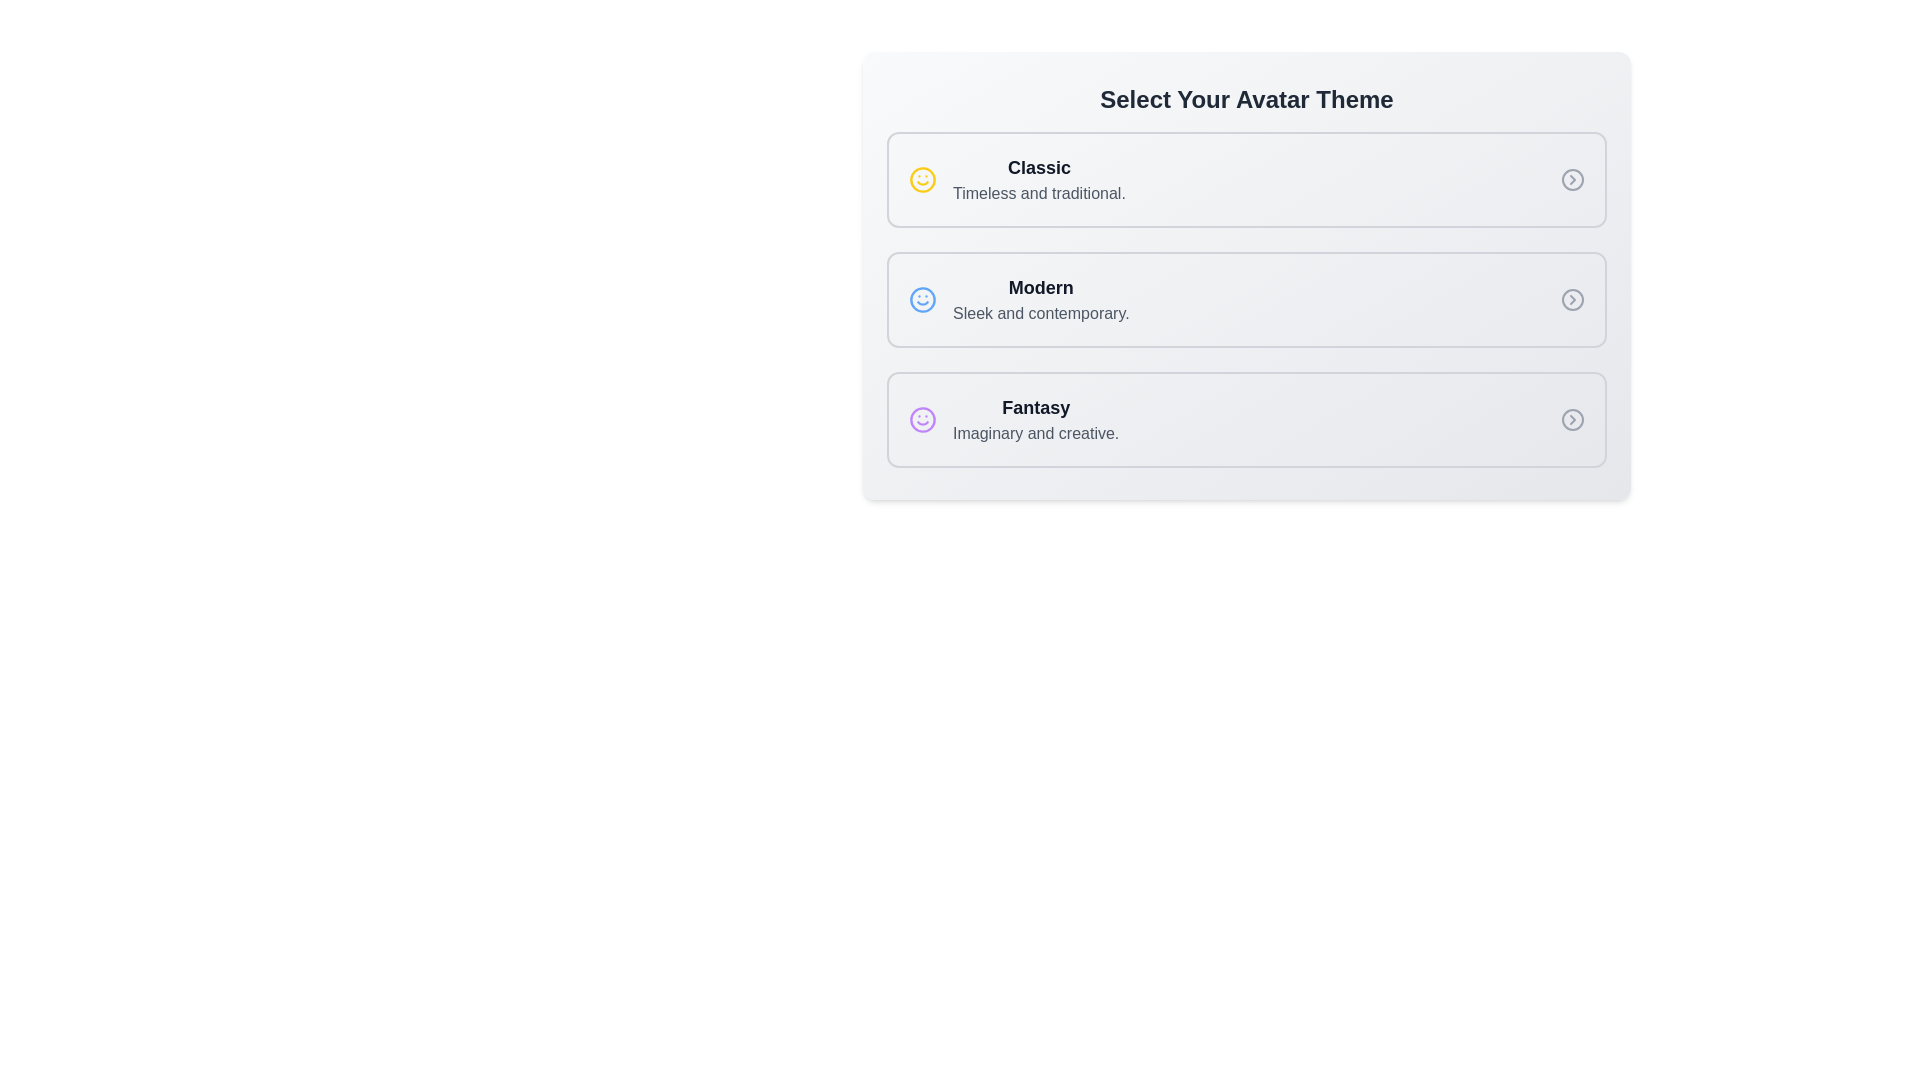  I want to click on the 'Fantasy' selection card located at the bottom of the vertical stack of three cards, so click(1246, 419).